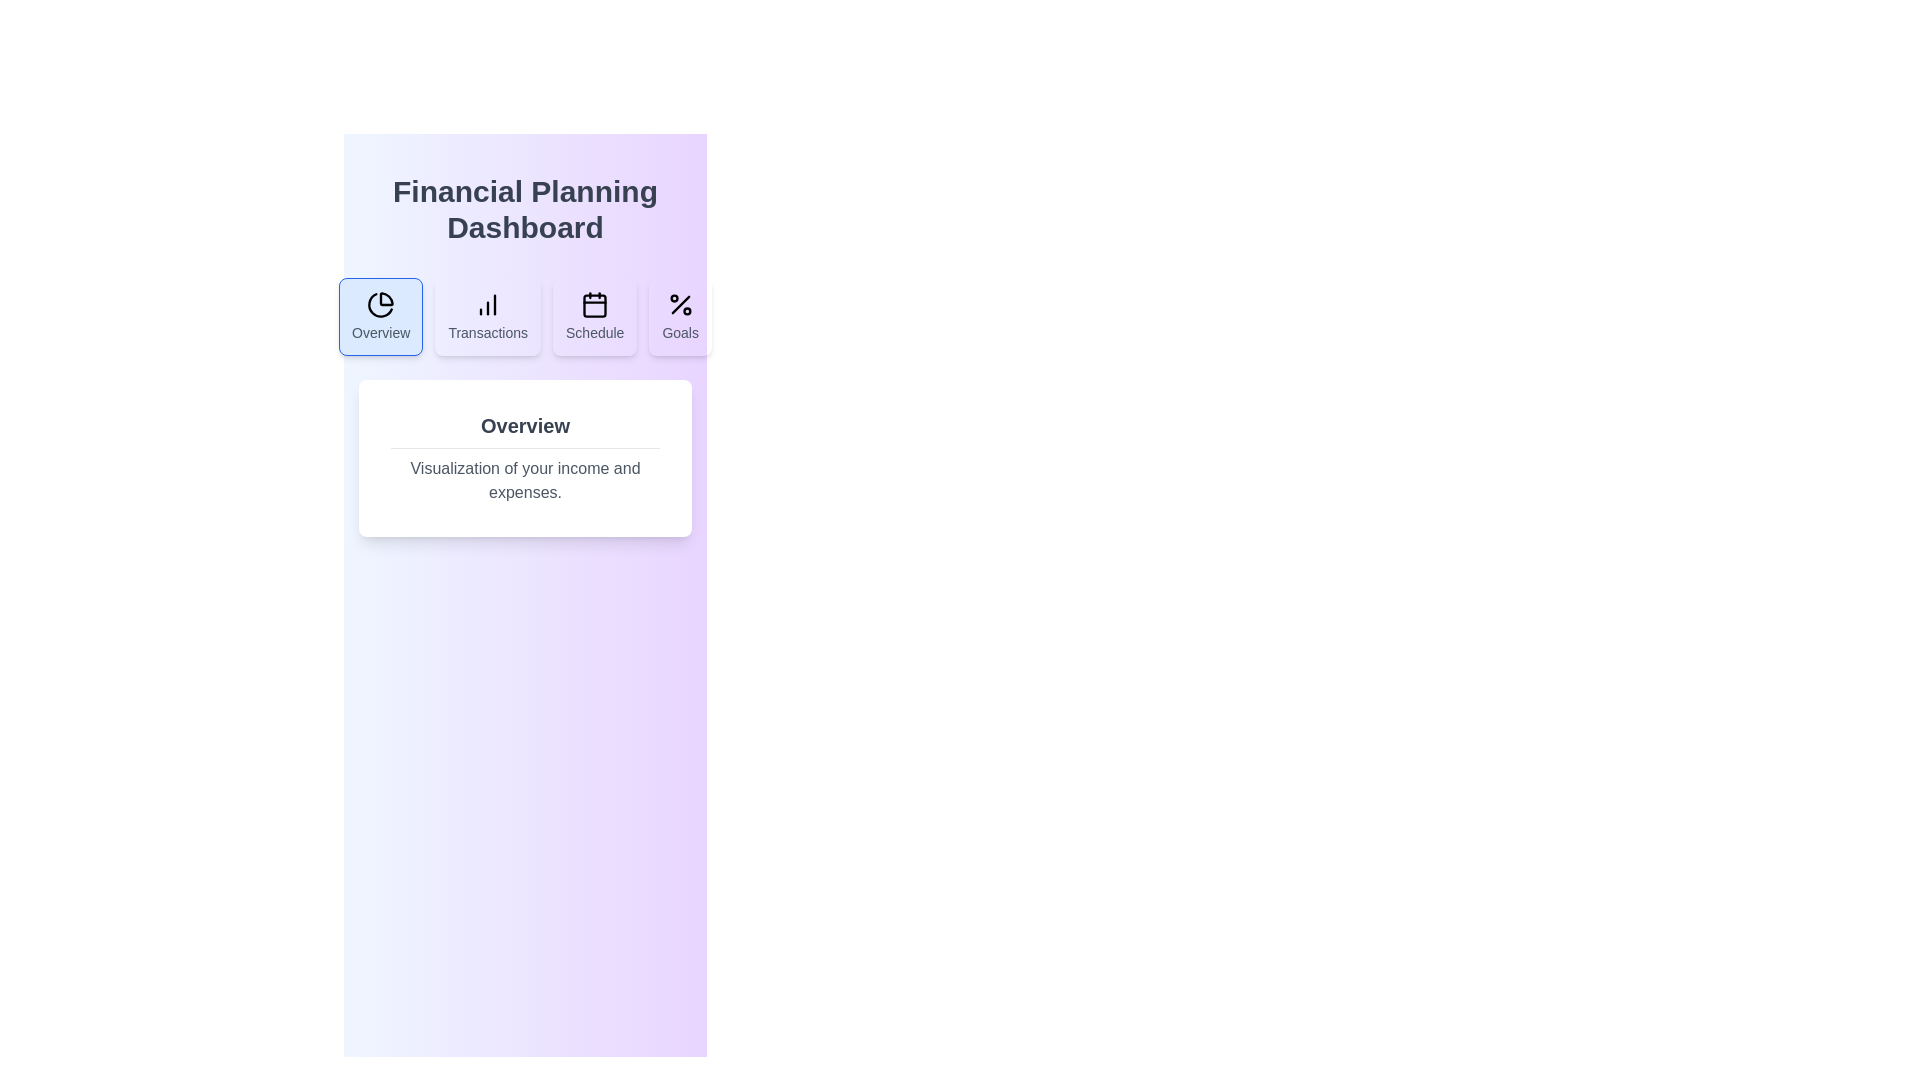 Image resolution: width=1920 pixels, height=1080 pixels. I want to click on the light purple button labeled 'Goals' with a black percent icon, located on the rightmost side of the button row below the 'Financial Planning Dashboard' heading, so click(680, 315).